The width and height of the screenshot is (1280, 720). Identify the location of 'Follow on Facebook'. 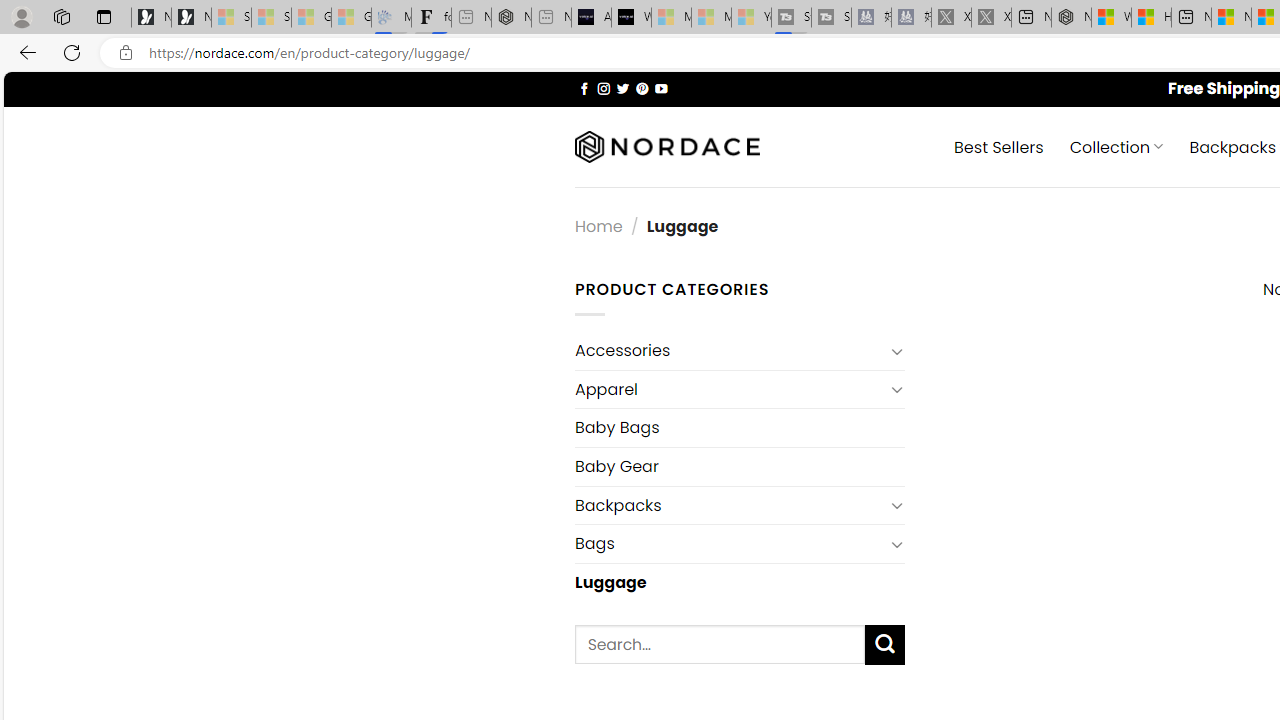
(583, 87).